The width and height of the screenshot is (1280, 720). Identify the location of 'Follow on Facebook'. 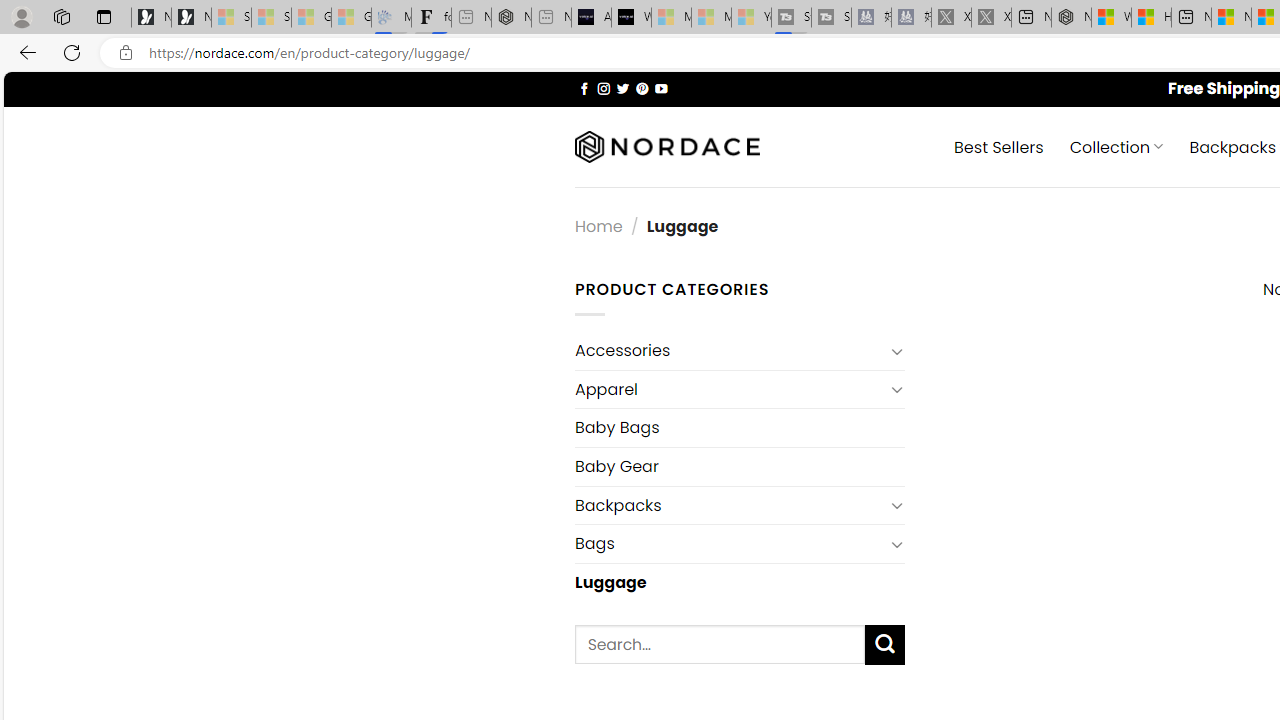
(583, 87).